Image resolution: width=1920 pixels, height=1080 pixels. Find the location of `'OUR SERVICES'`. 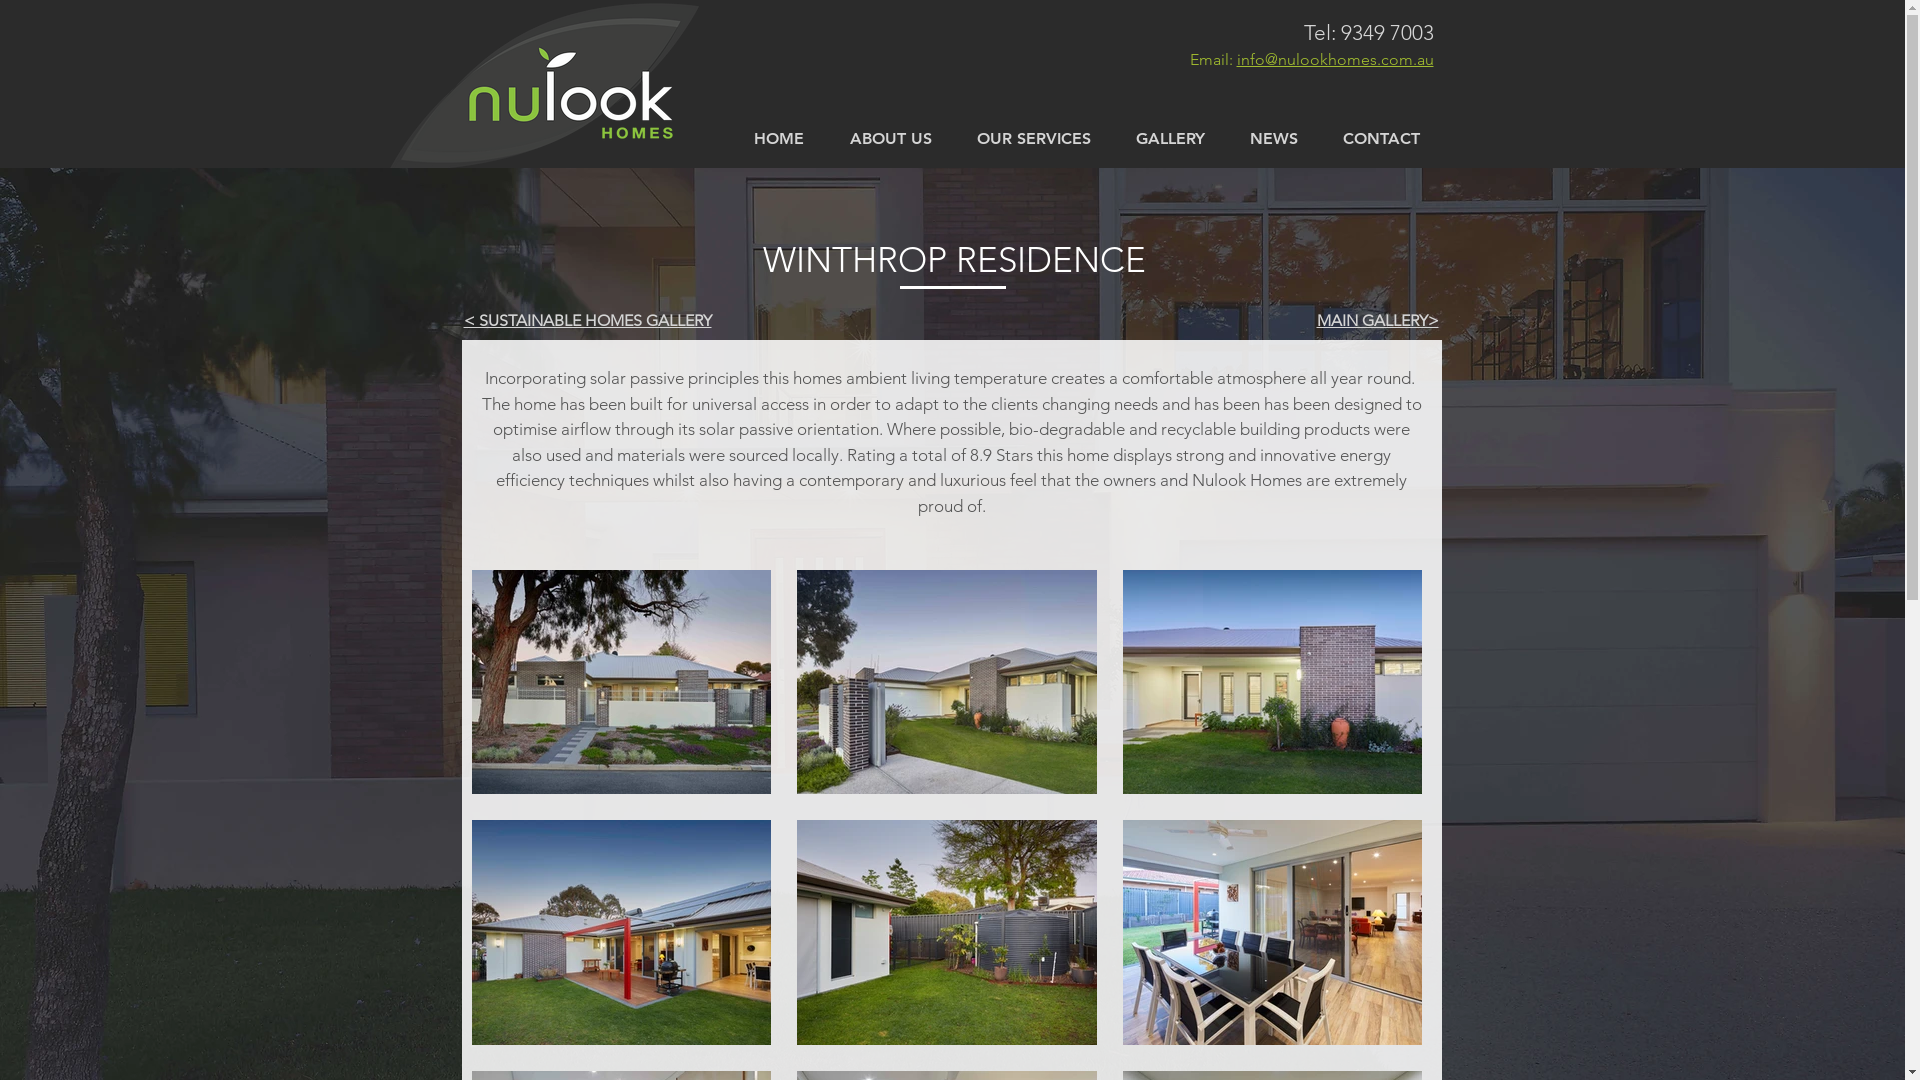

'OUR SERVICES' is located at coordinates (953, 137).